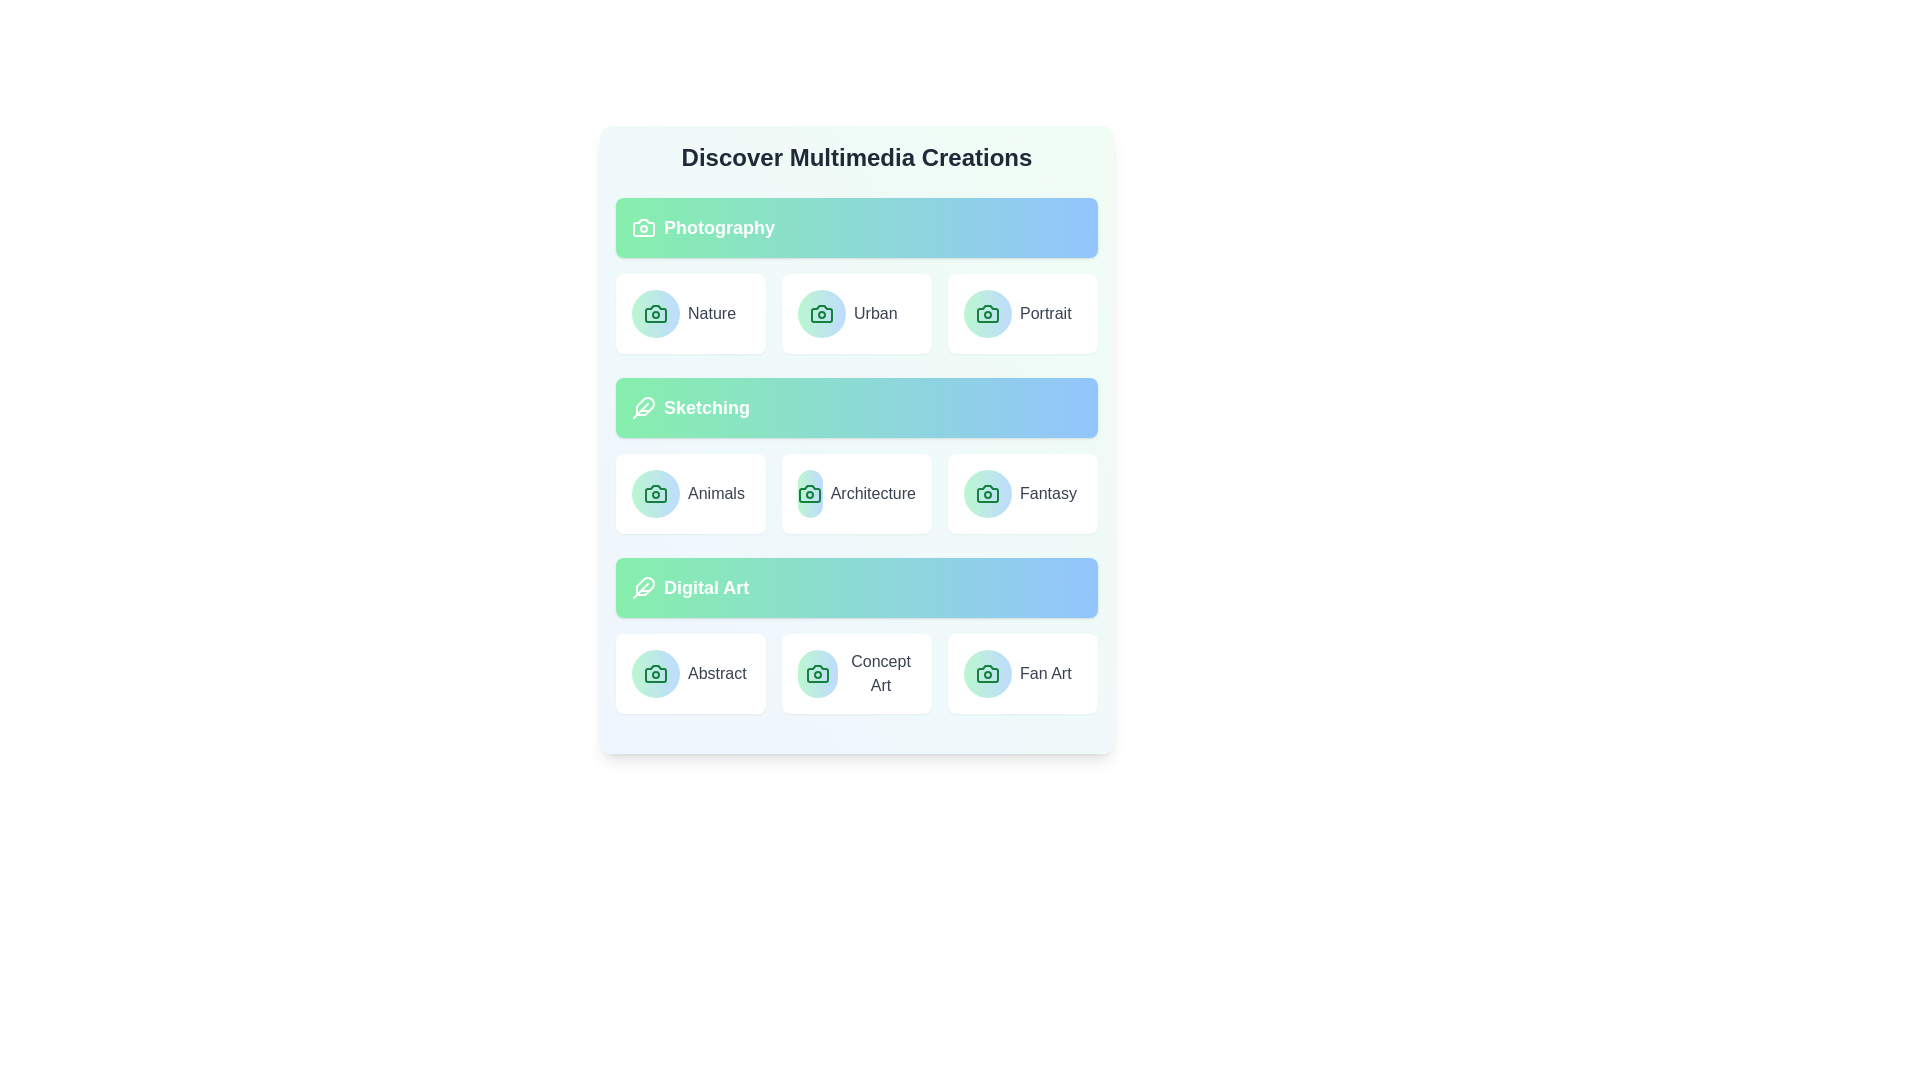 The image size is (1920, 1080). I want to click on the item labeled Architecture, so click(857, 493).